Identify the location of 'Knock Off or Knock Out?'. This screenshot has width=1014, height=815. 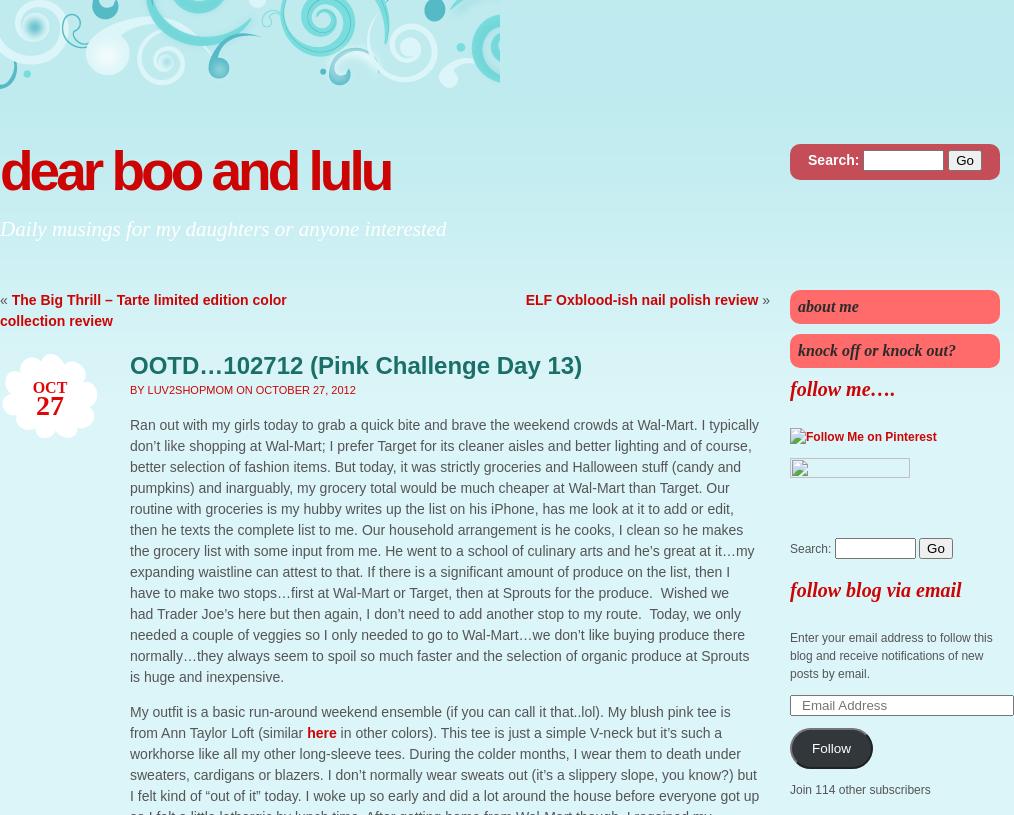
(875, 349).